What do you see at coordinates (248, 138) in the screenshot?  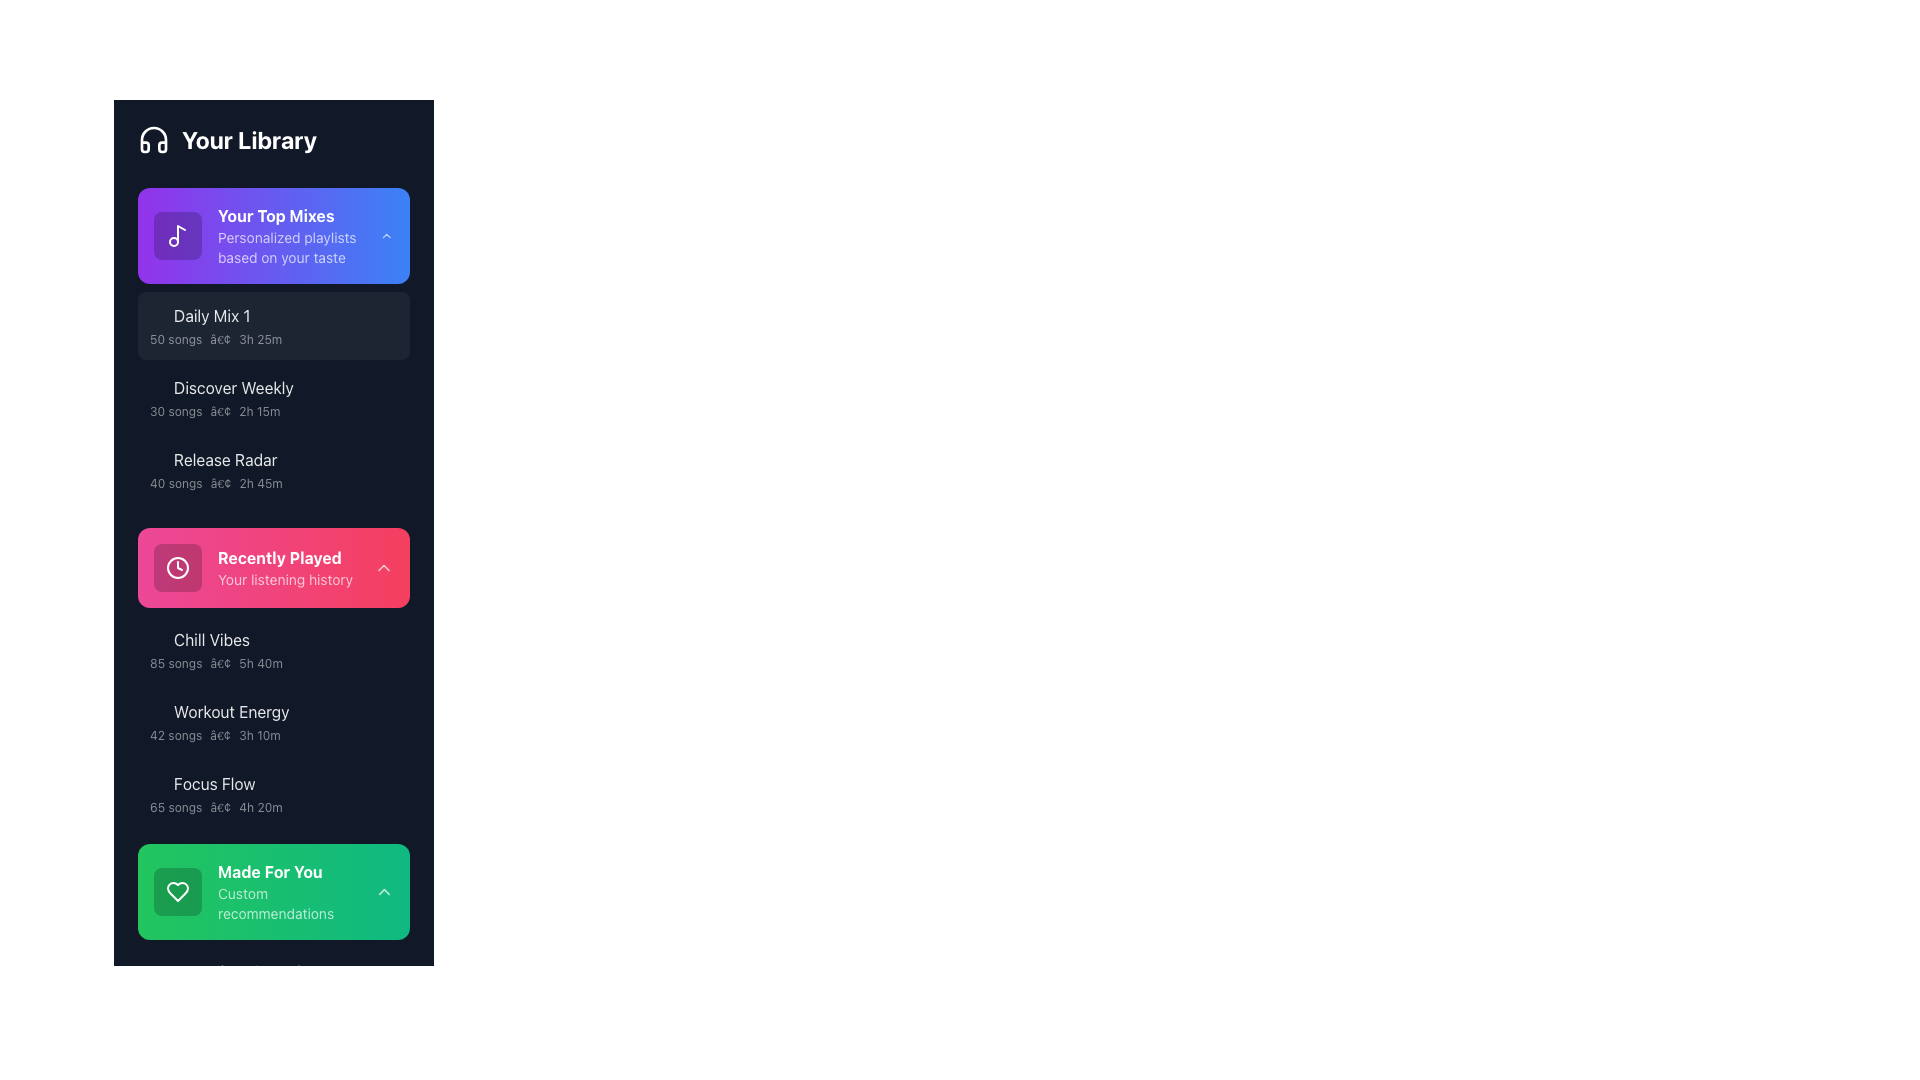 I see `the 'Your Library' text label, which is a large and bold white font against a dark background, located to the right of a circular headphone icon in the sidebar` at bounding box center [248, 138].